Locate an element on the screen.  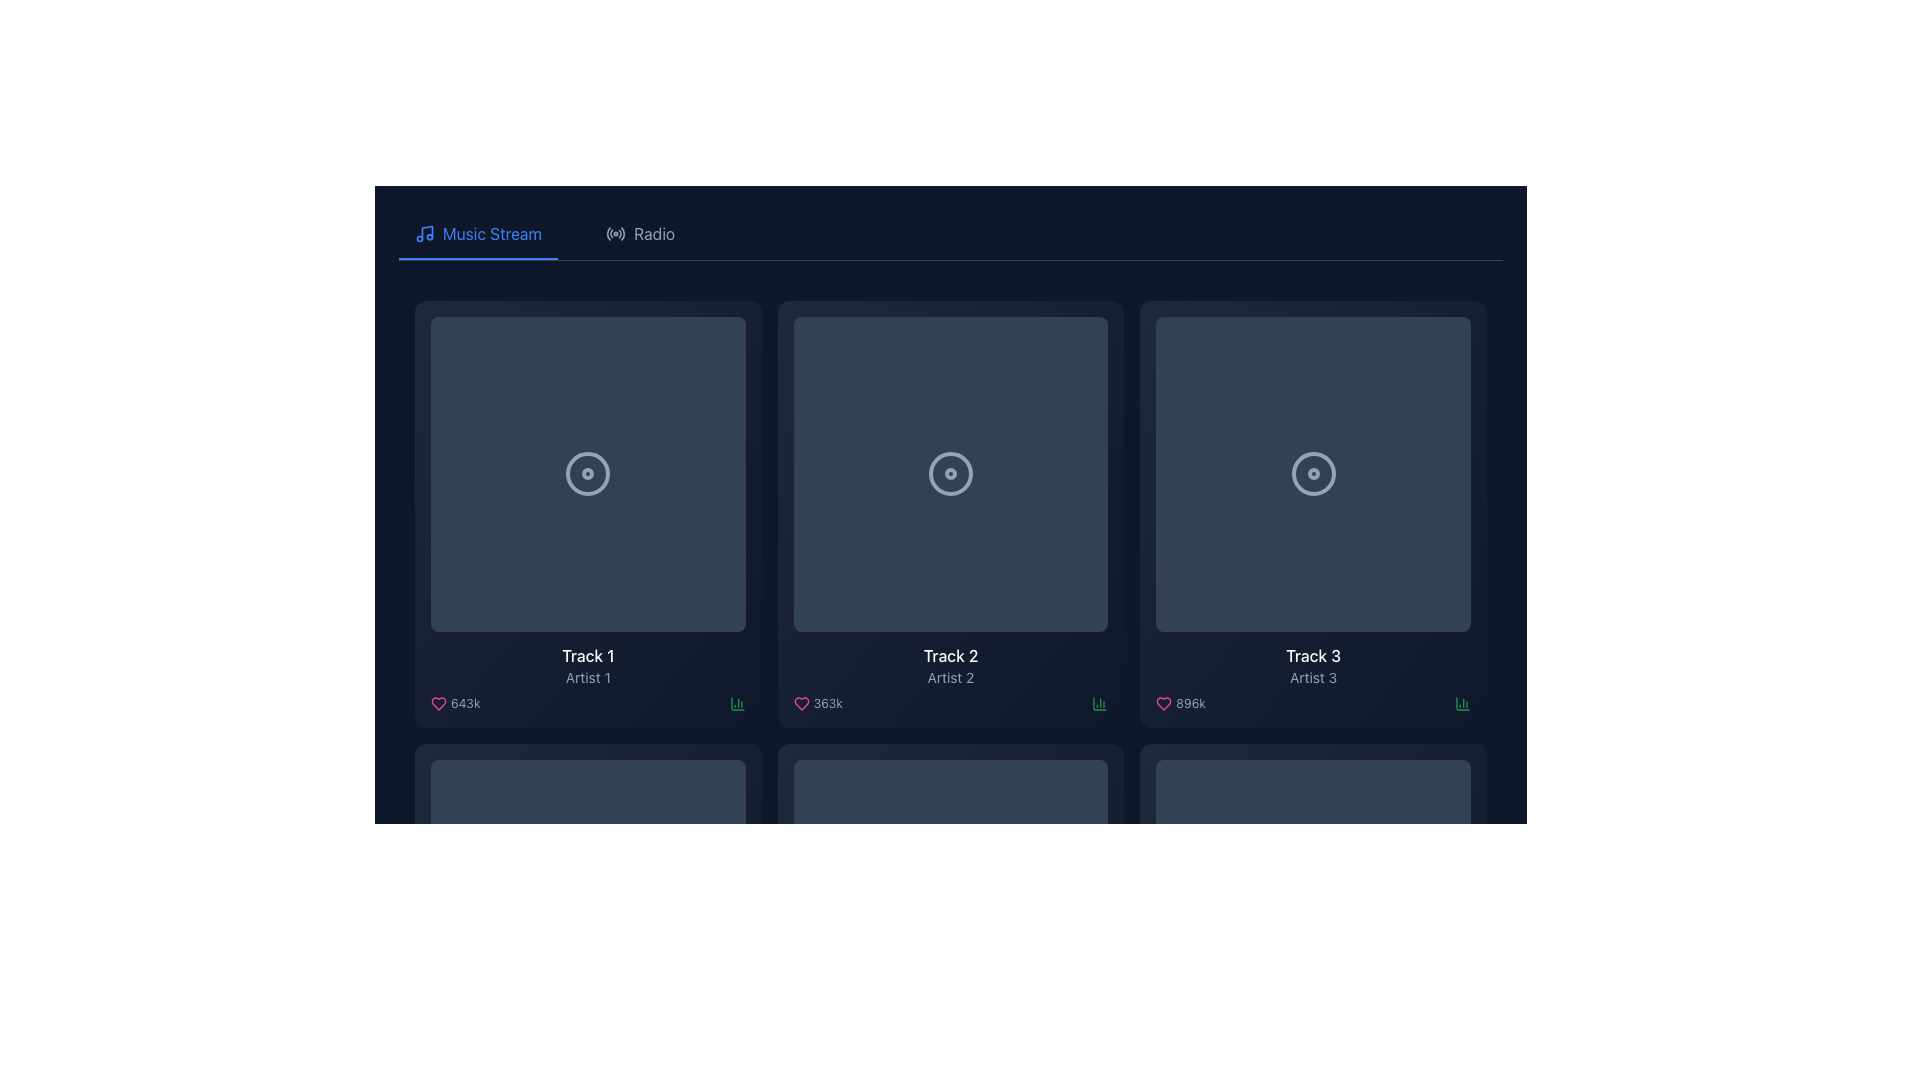
the icon located at the bottom right corner of the card for 'Track 1' is located at coordinates (1099, 702).